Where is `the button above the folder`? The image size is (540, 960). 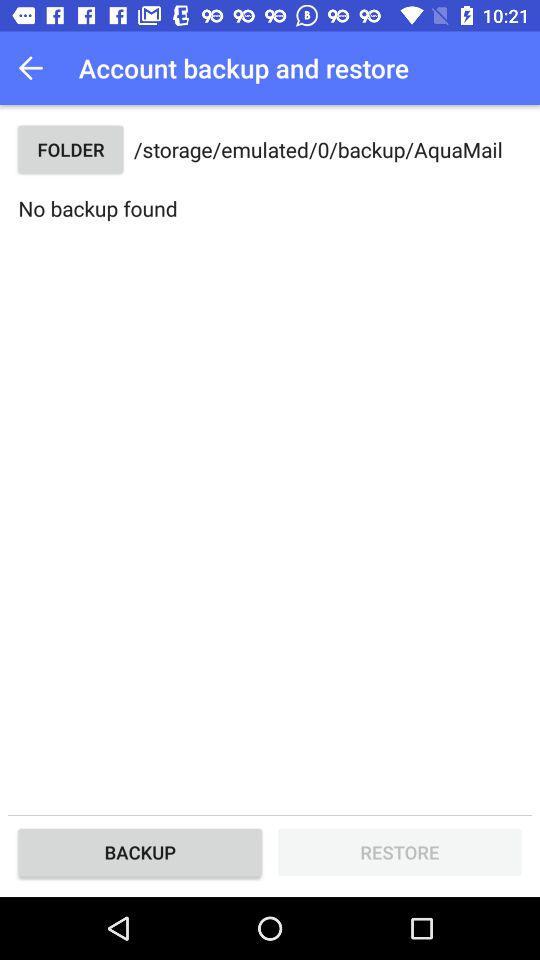
the button above the folder is located at coordinates (36, 68).